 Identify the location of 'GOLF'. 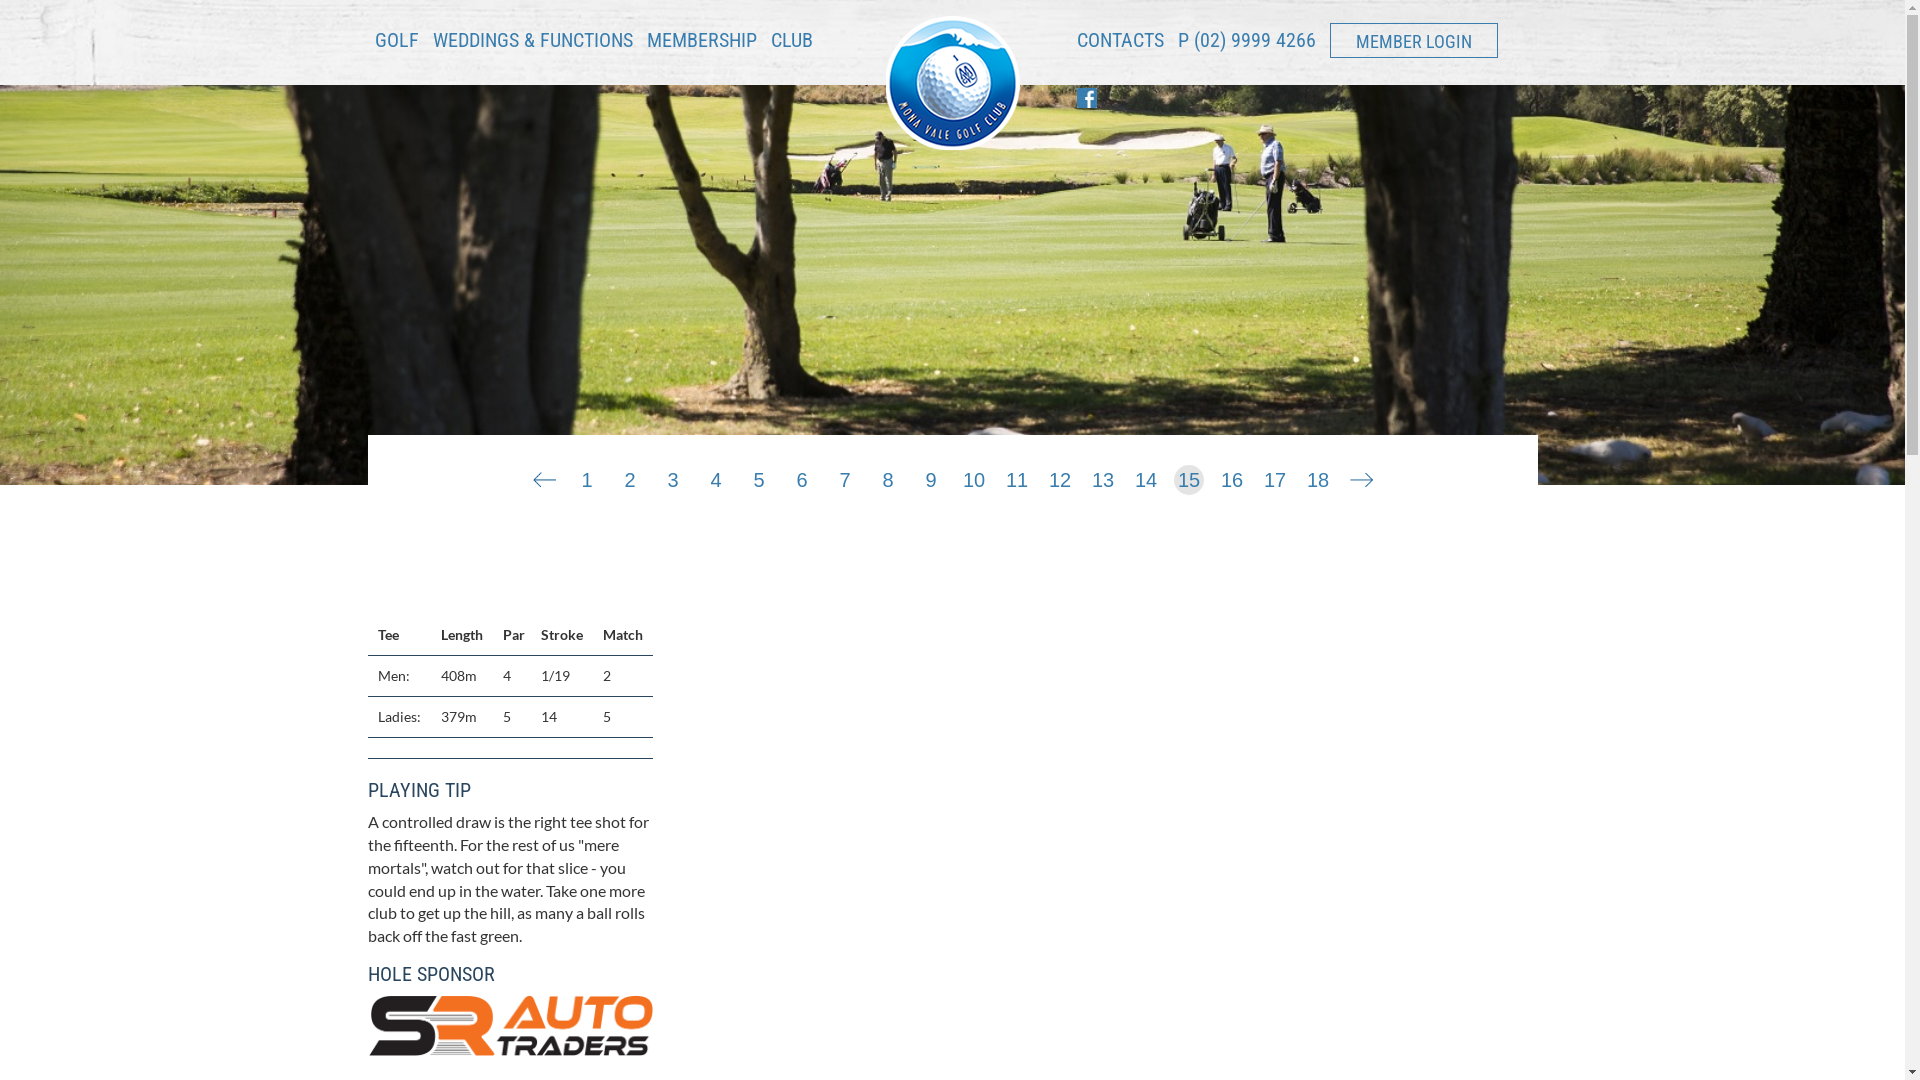
(395, 46).